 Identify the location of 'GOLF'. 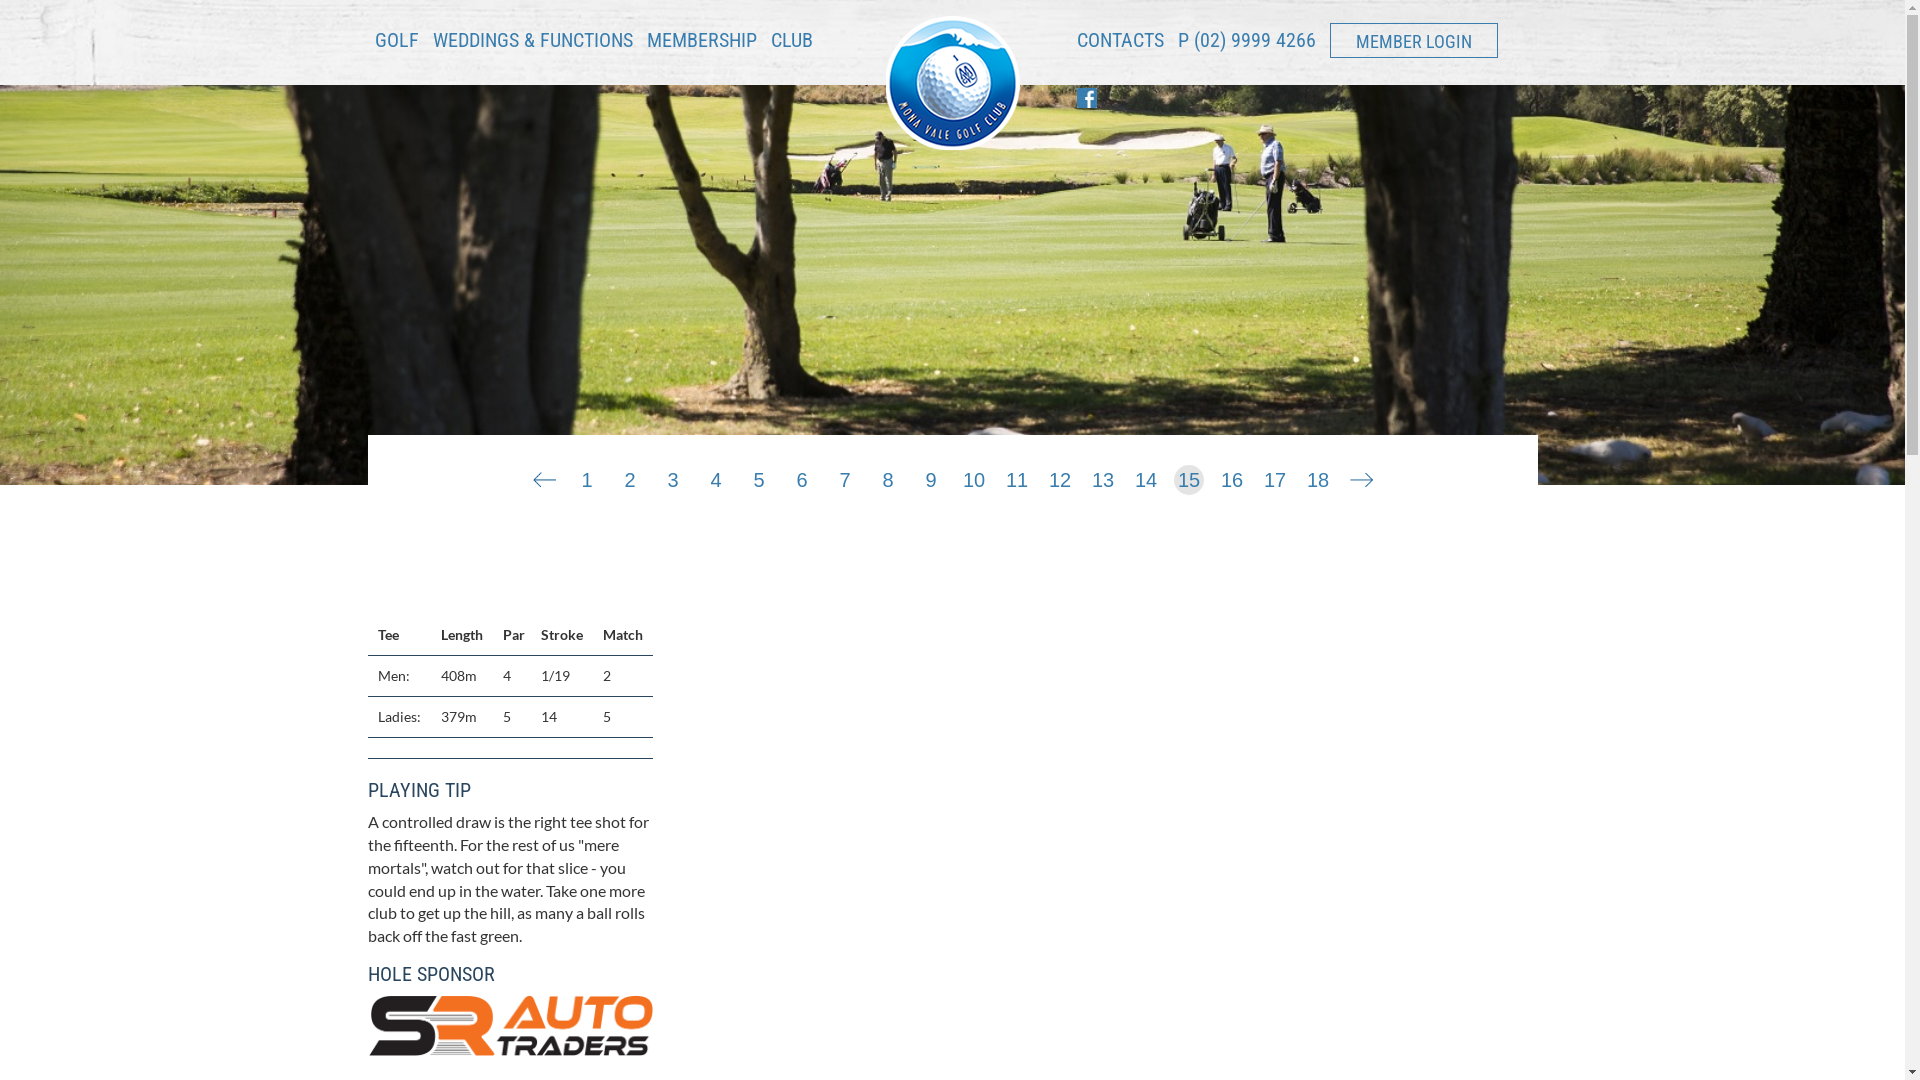
(395, 46).